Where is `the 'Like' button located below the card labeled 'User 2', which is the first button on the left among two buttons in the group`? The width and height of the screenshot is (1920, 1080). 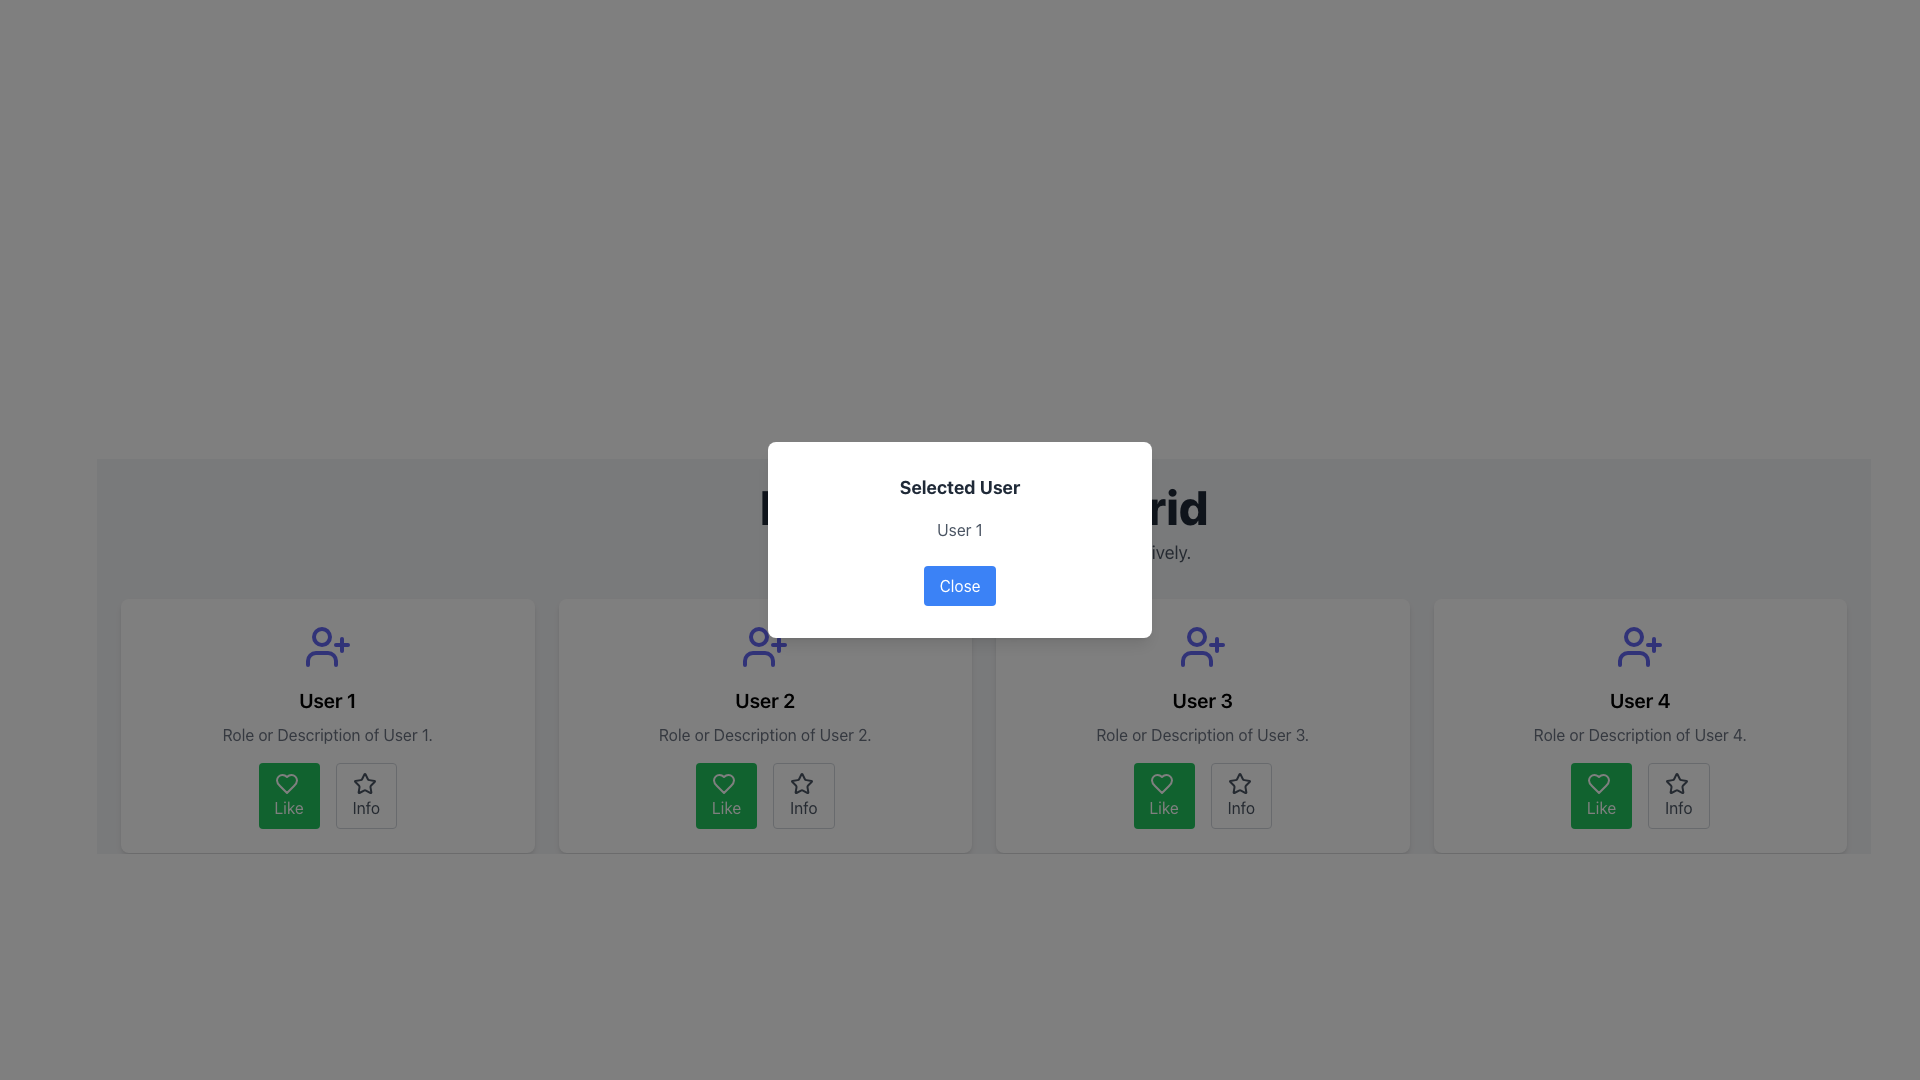 the 'Like' button located below the card labeled 'User 2', which is the first button on the left among two buttons in the group is located at coordinates (725, 794).